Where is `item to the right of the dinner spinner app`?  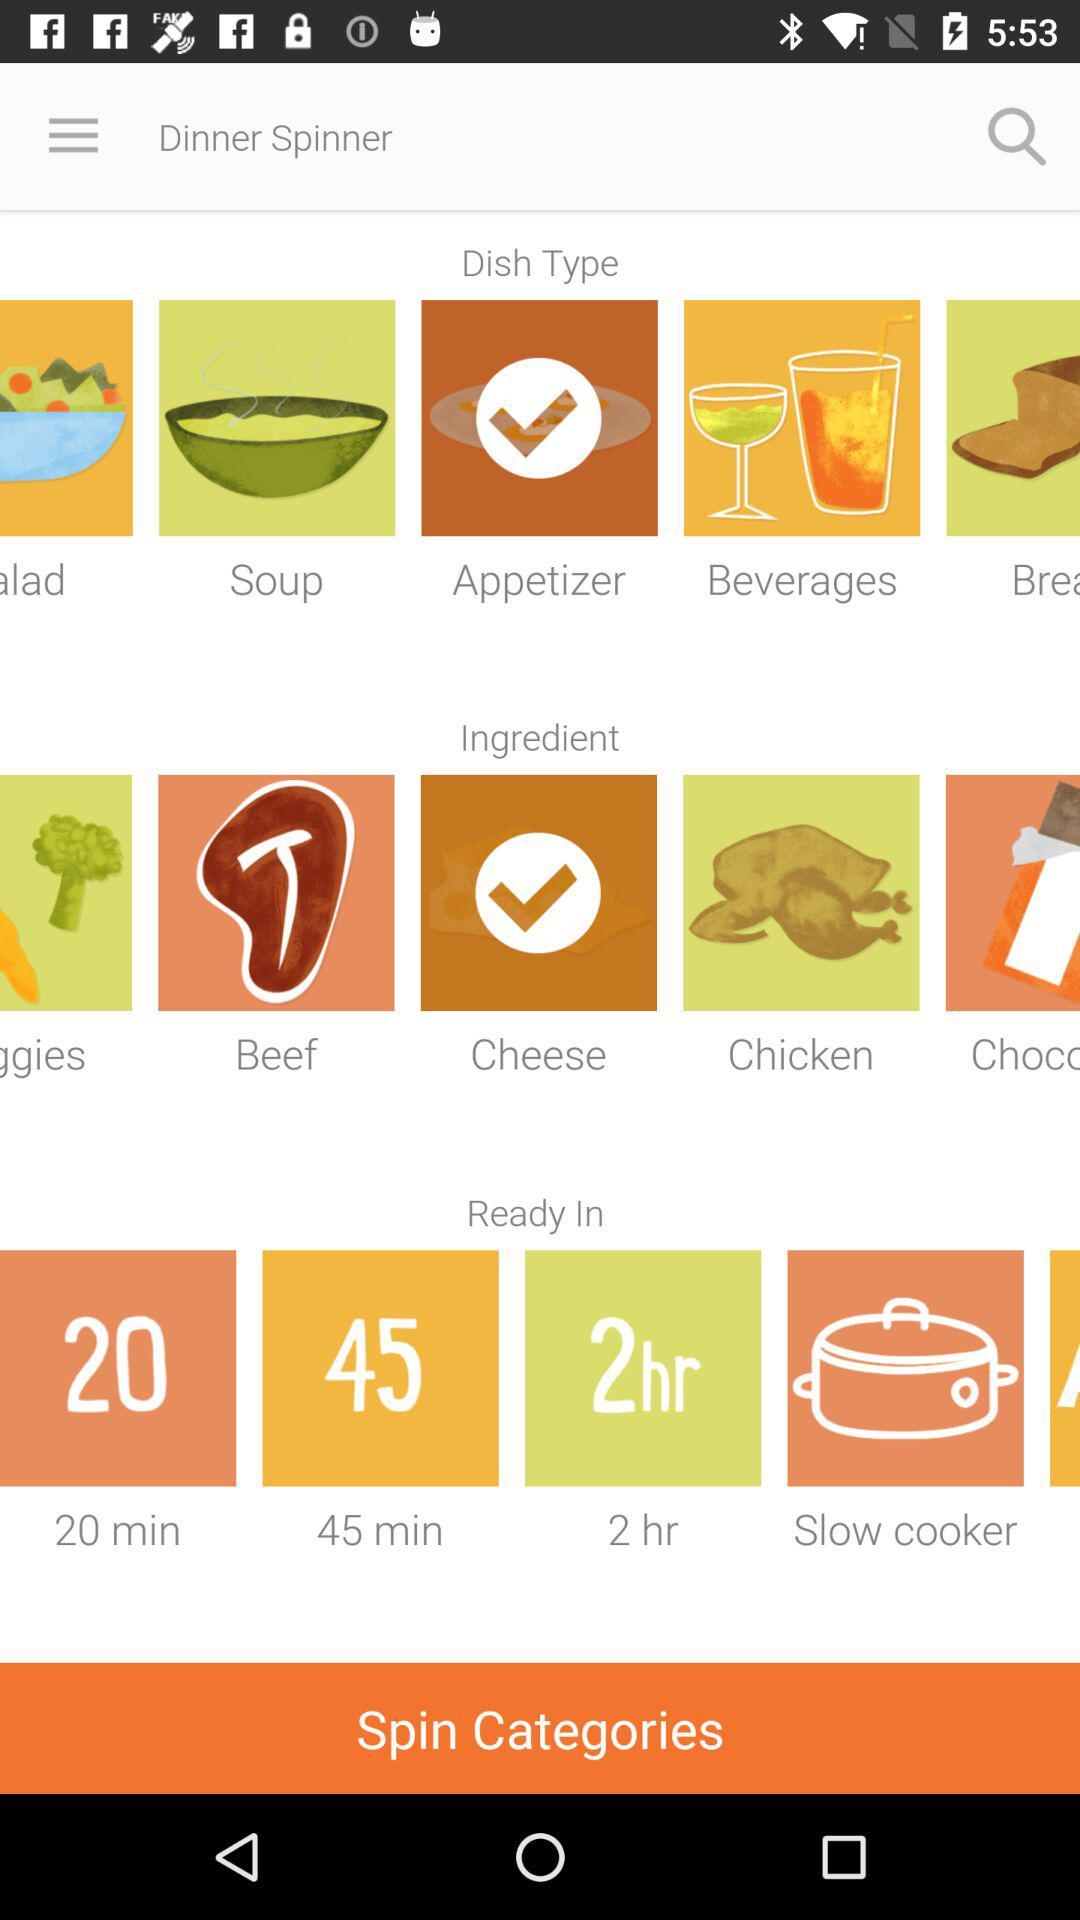
item to the right of the dinner spinner app is located at coordinates (1017, 135).